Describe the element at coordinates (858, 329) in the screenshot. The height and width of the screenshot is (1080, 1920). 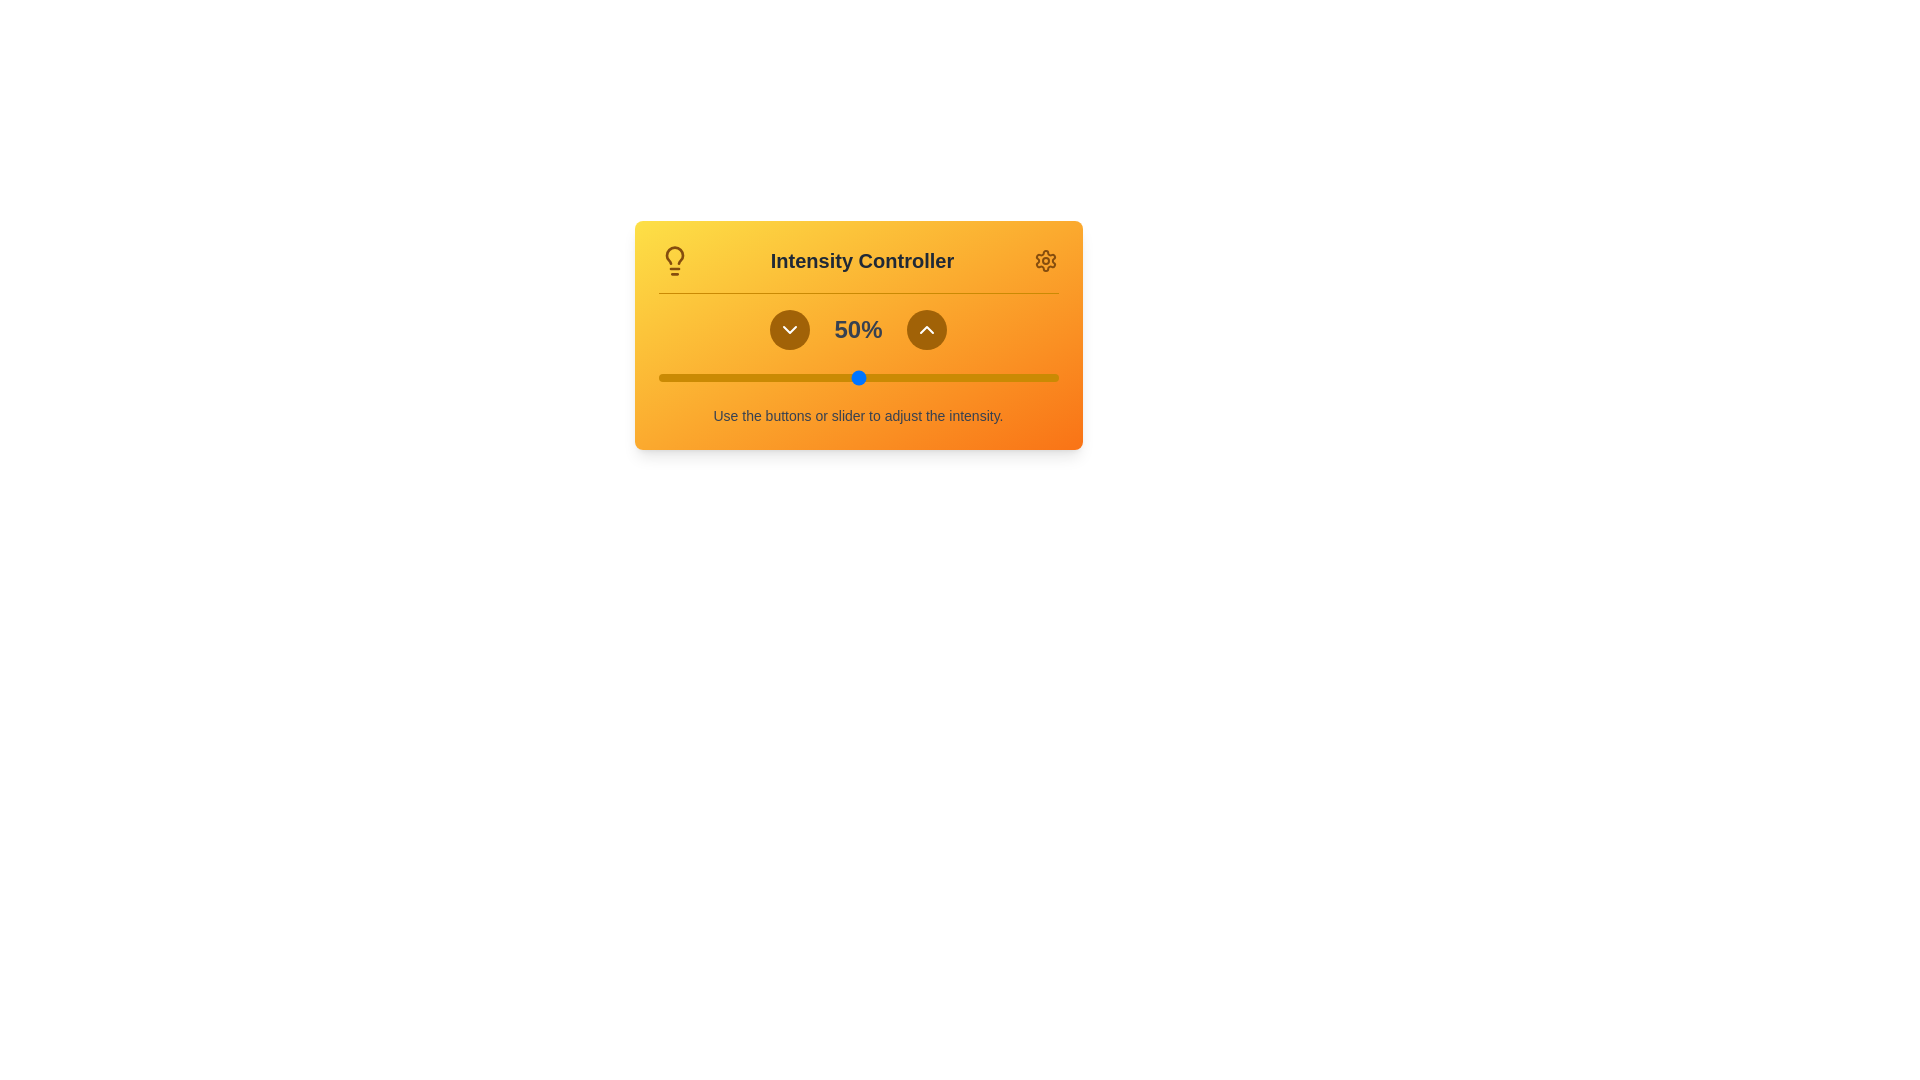
I see `the text label displaying '50%' in bold, gray font, which is centrally positioned between two buttons with arrow icons` at that location.